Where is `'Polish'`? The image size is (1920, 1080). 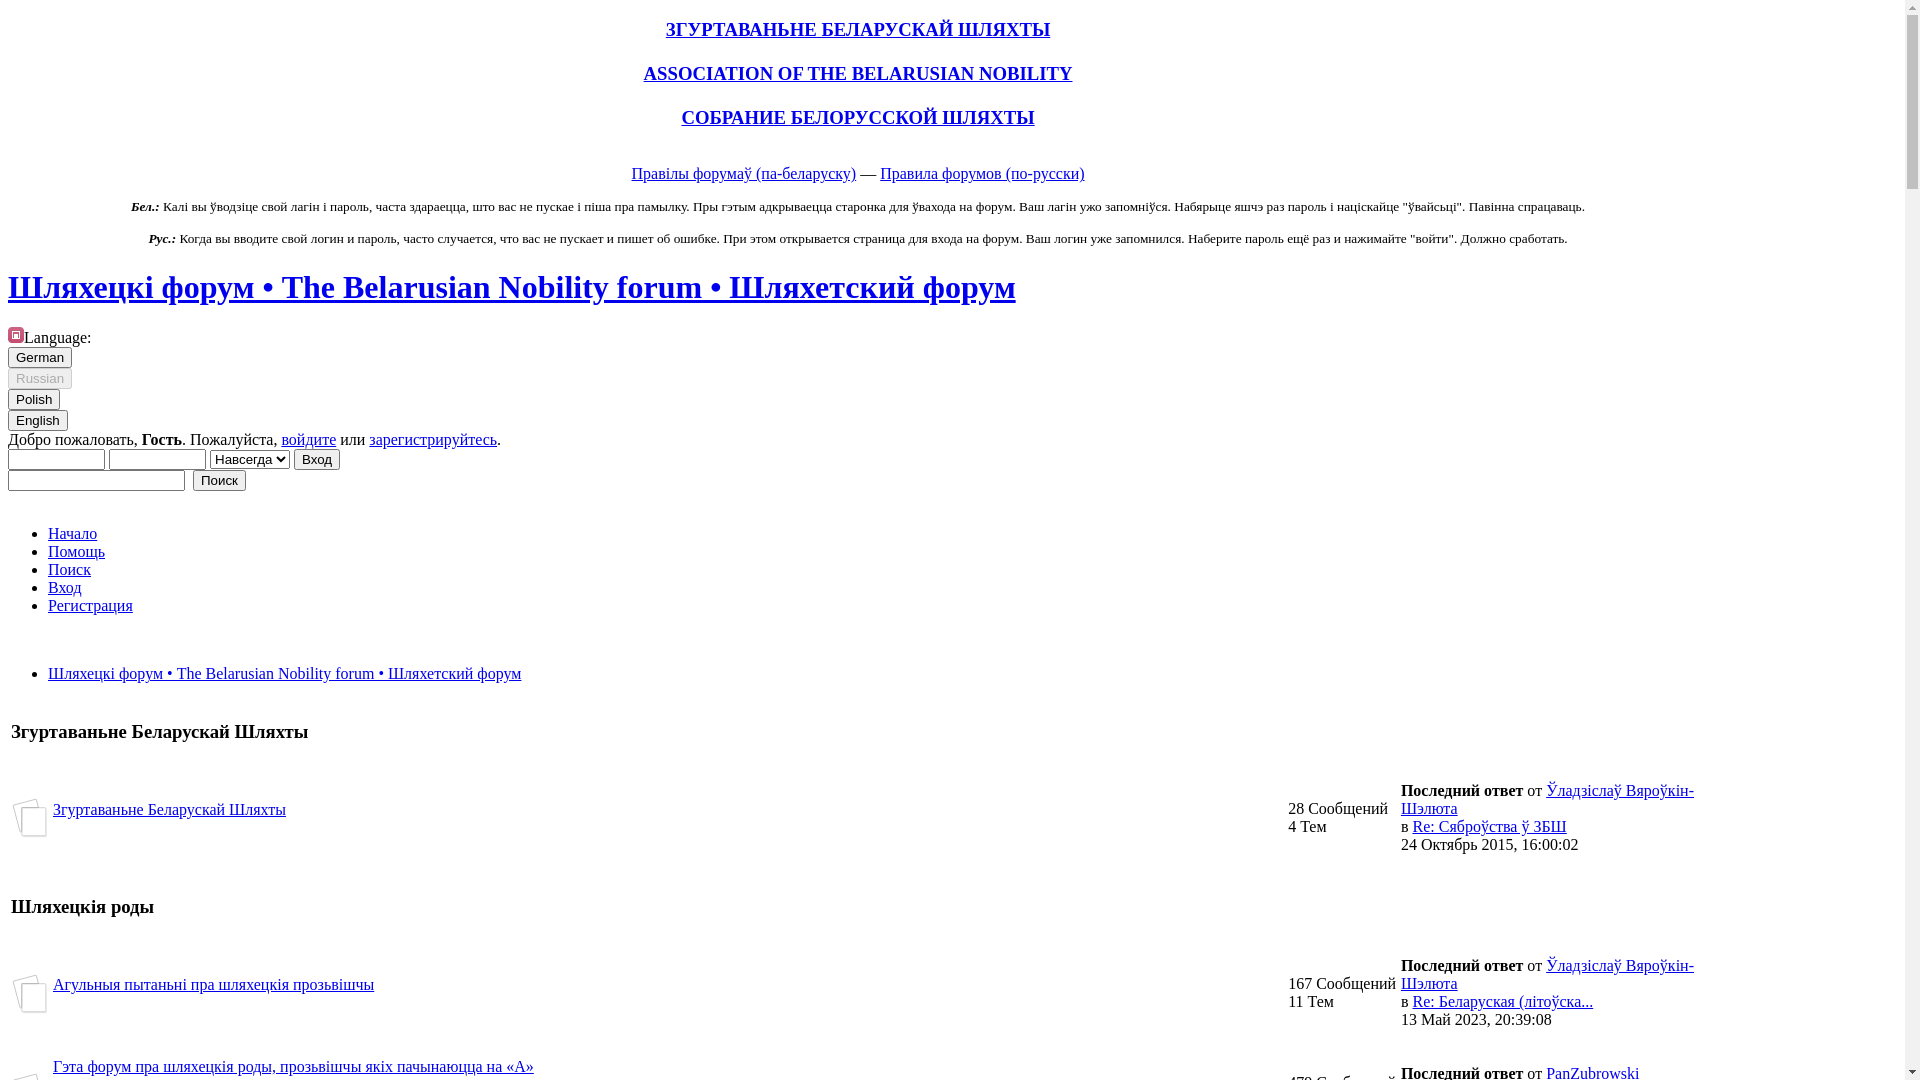
'Polish' is located at coordinates (33, 399).